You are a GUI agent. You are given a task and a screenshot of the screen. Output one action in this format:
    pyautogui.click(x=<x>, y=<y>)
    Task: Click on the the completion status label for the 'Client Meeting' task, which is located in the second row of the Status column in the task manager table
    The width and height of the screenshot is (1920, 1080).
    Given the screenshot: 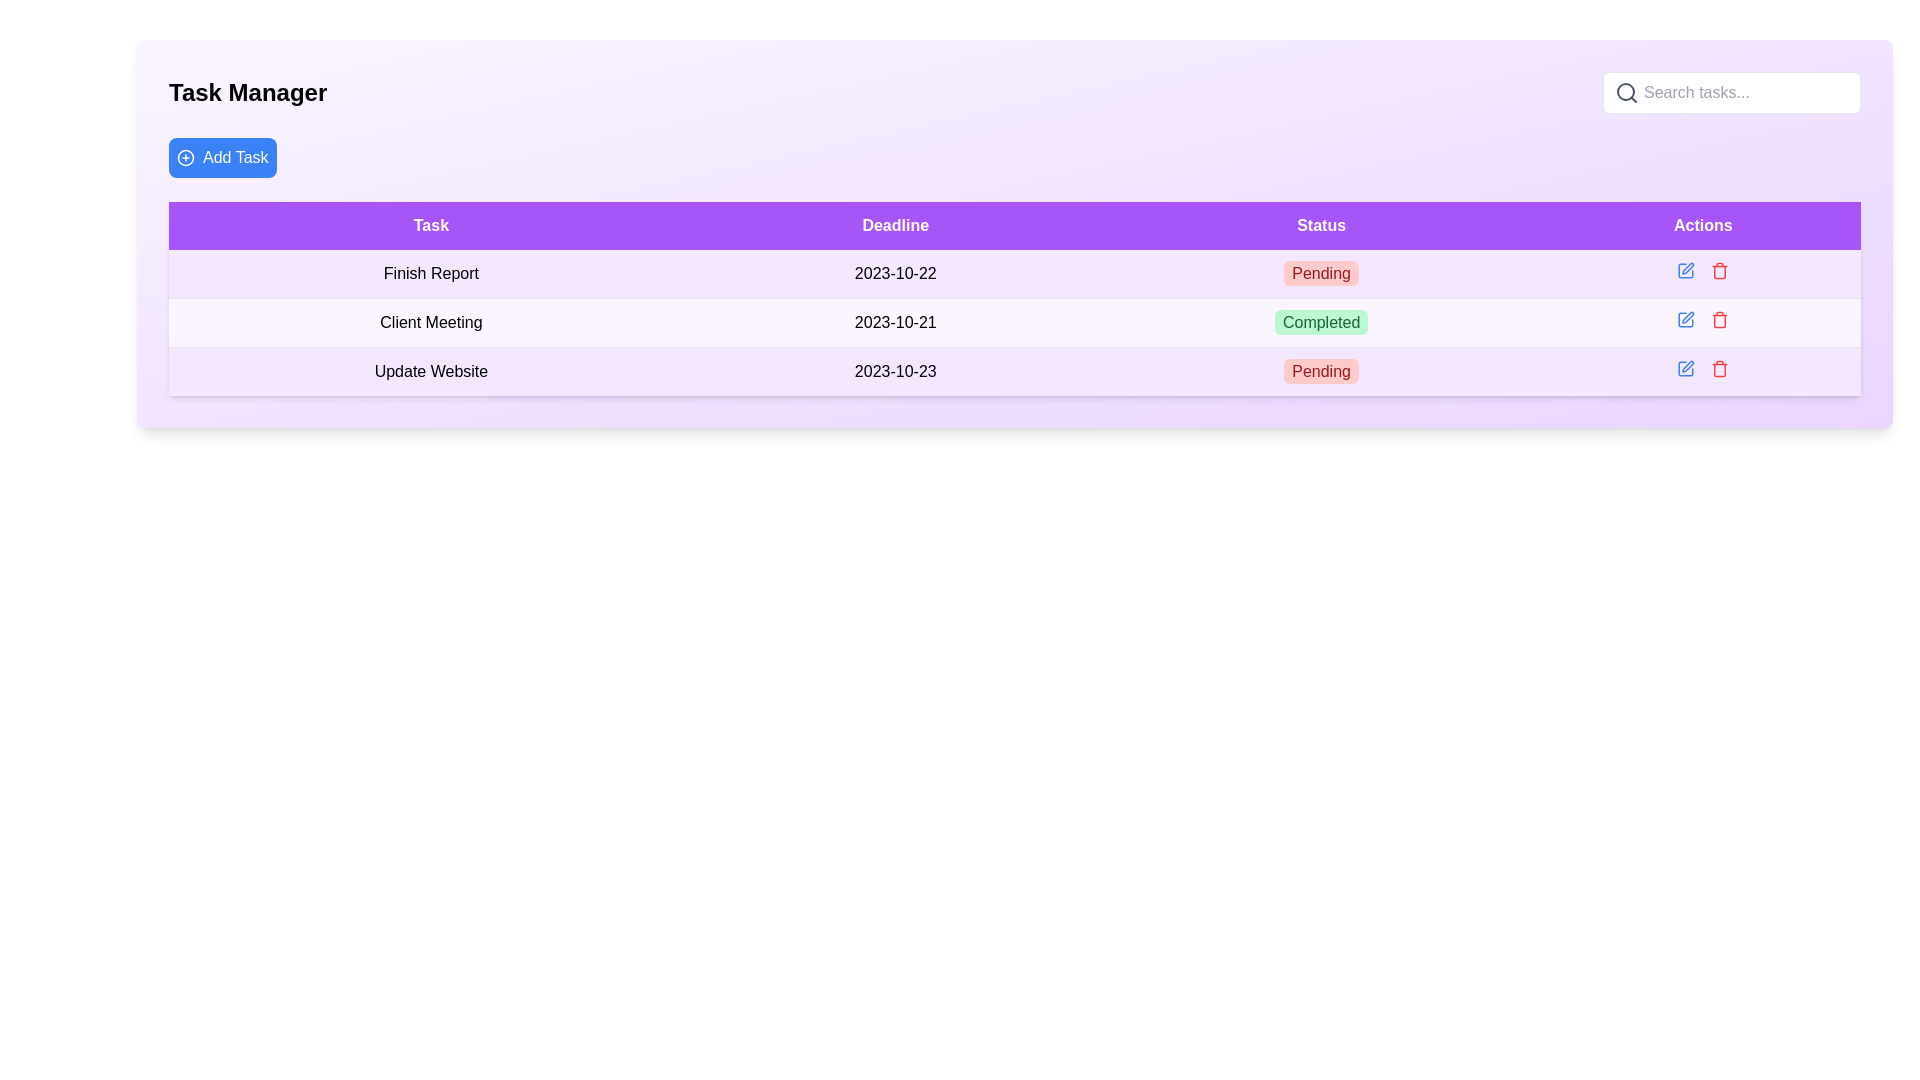 What is the action you would take?
    pyautogui.click(x=1321, y=321)
    